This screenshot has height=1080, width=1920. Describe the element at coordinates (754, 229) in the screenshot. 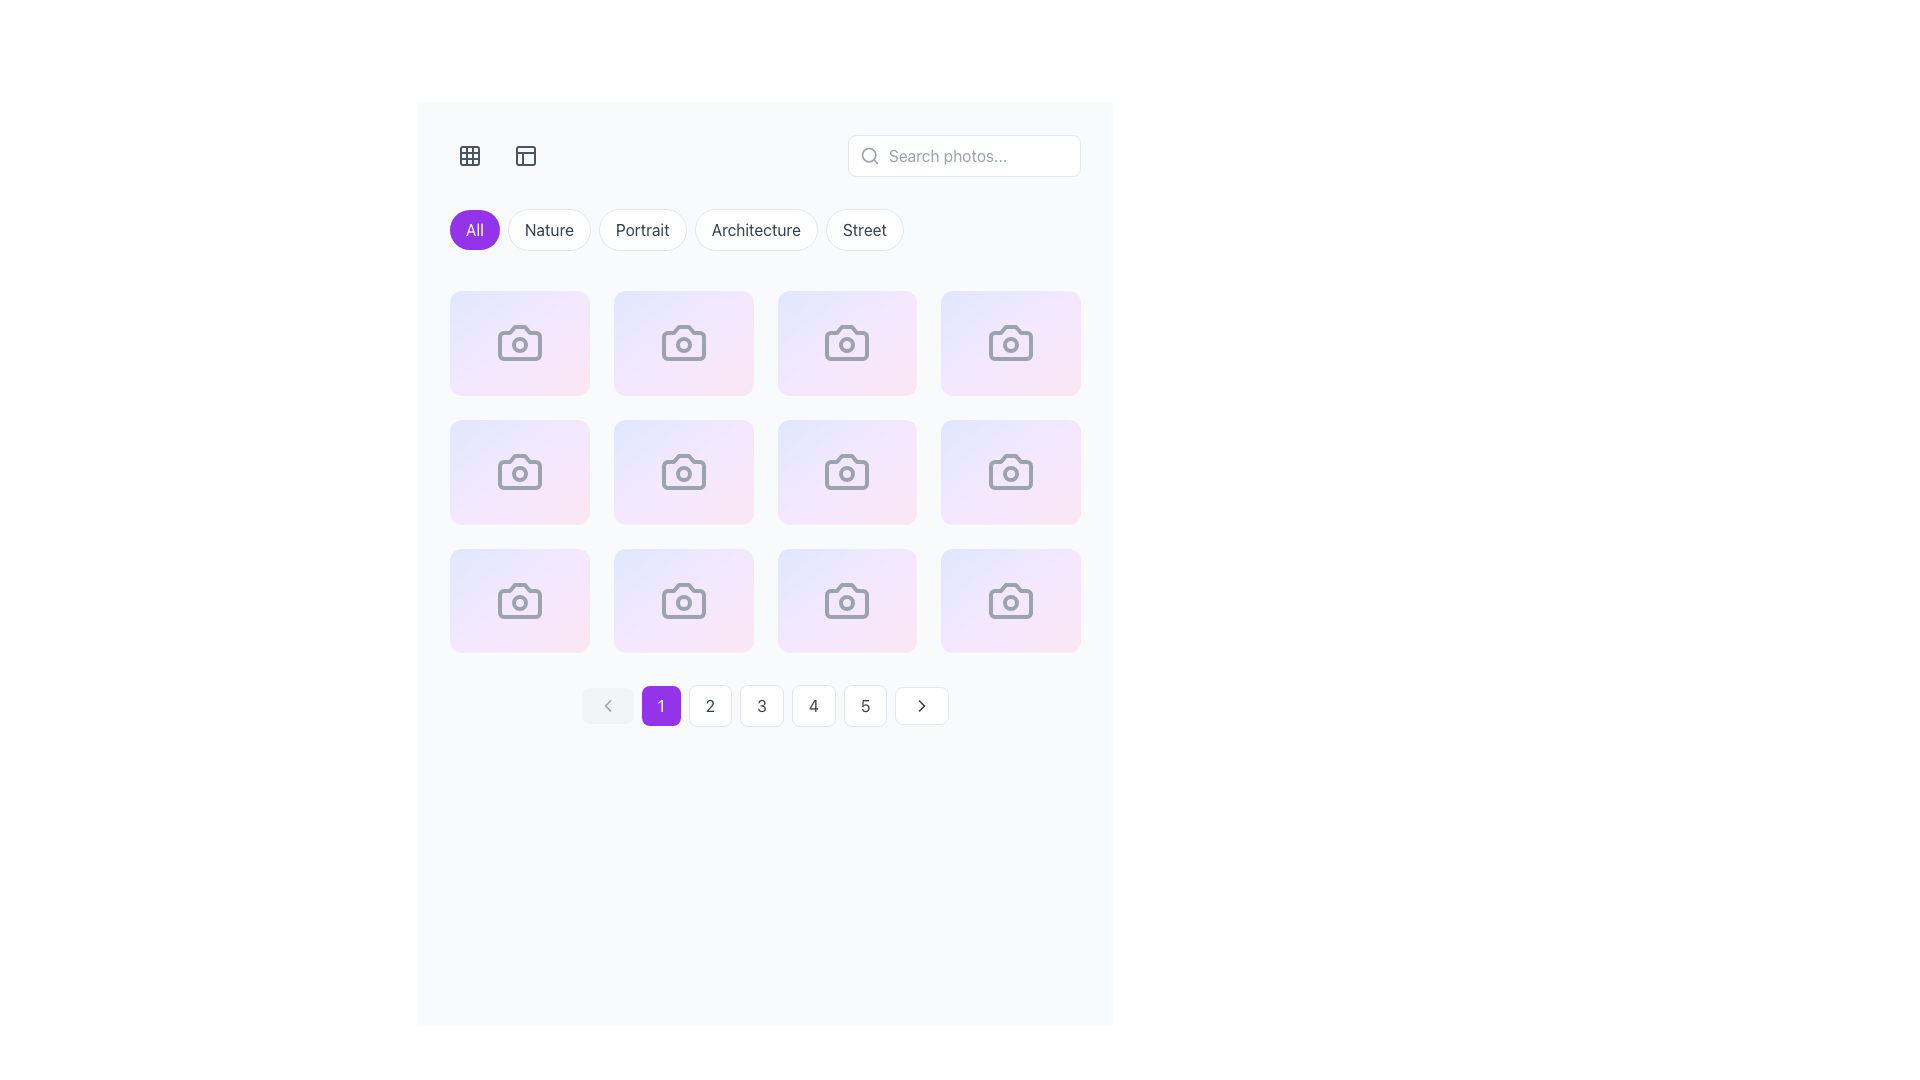

I see `the fourth button in the horizontal list near the top-center of the interface to apply the Architecture filter` at that location.